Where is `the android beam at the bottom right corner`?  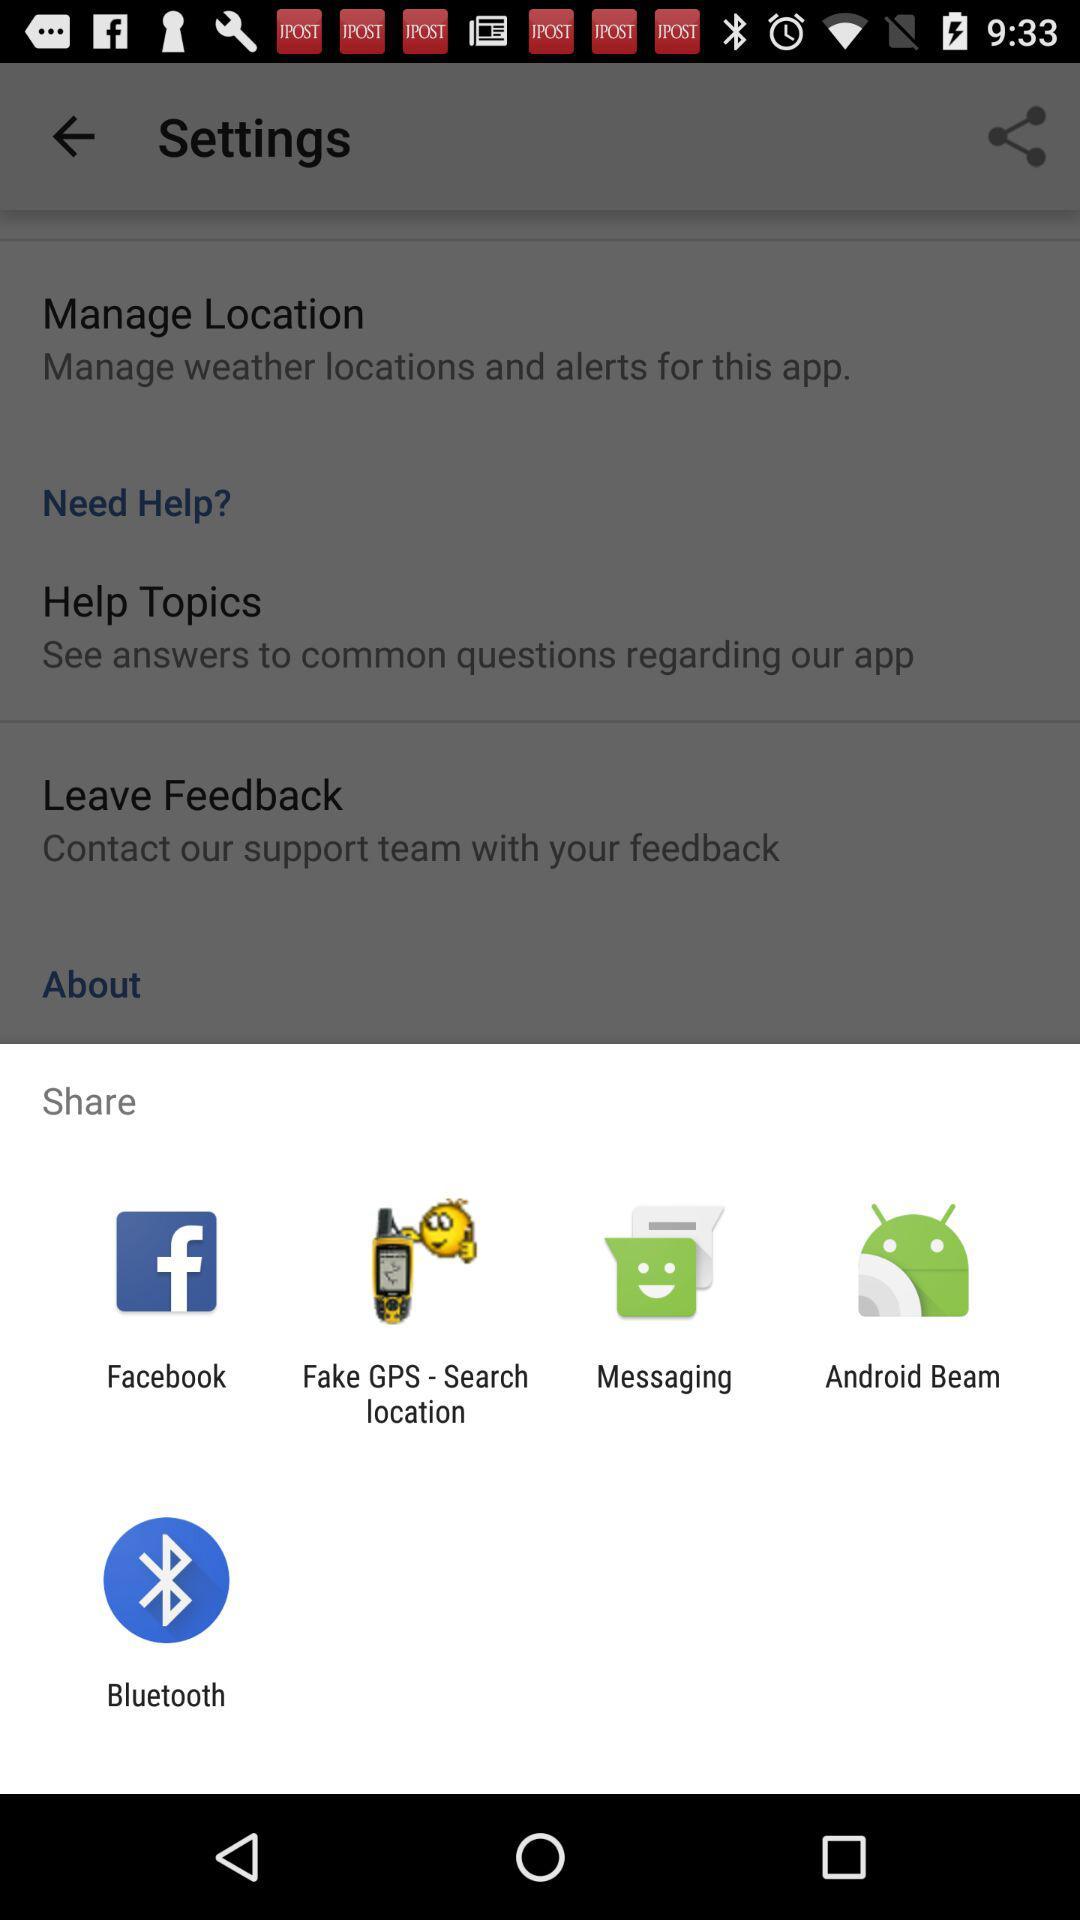
the android beam at the bottom right corner is located at coordinates (913, 1392).